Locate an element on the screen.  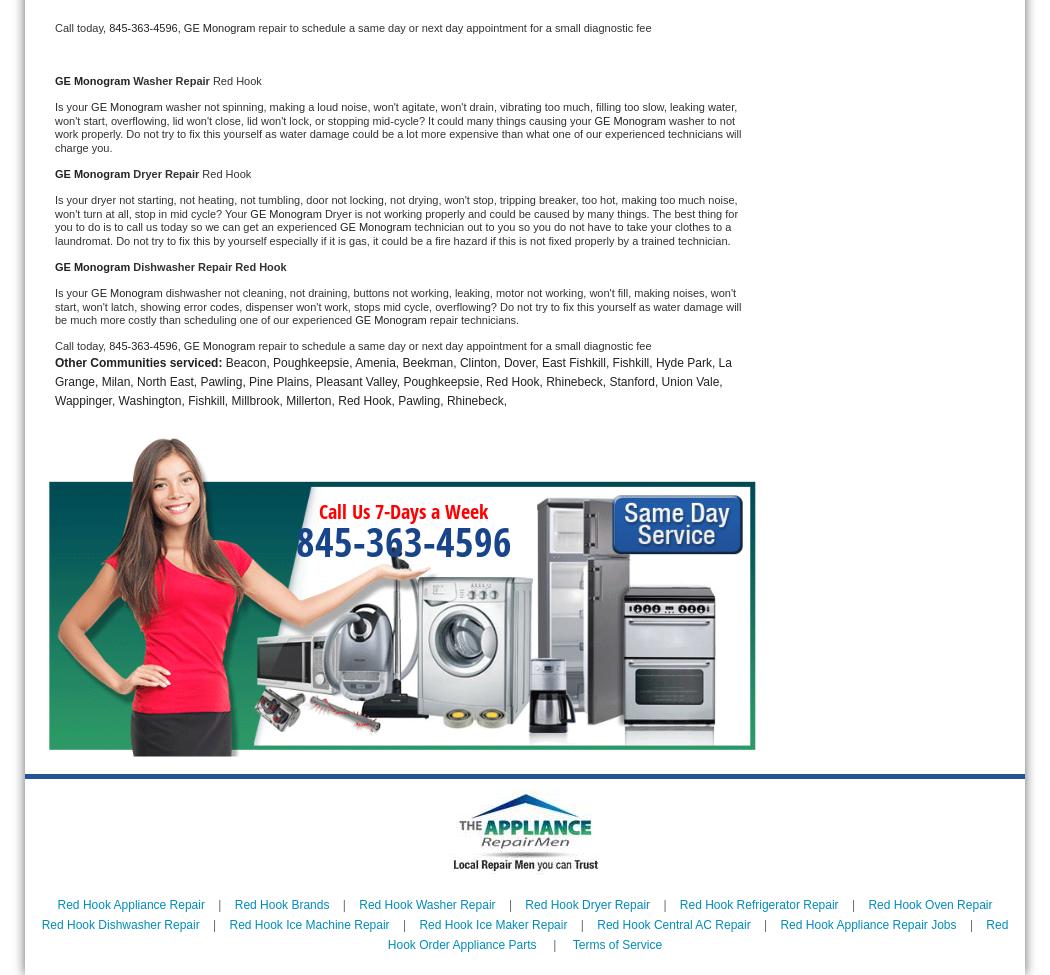
'Red Hook Dishwasher Repair' is located at coordinates (119, 923).